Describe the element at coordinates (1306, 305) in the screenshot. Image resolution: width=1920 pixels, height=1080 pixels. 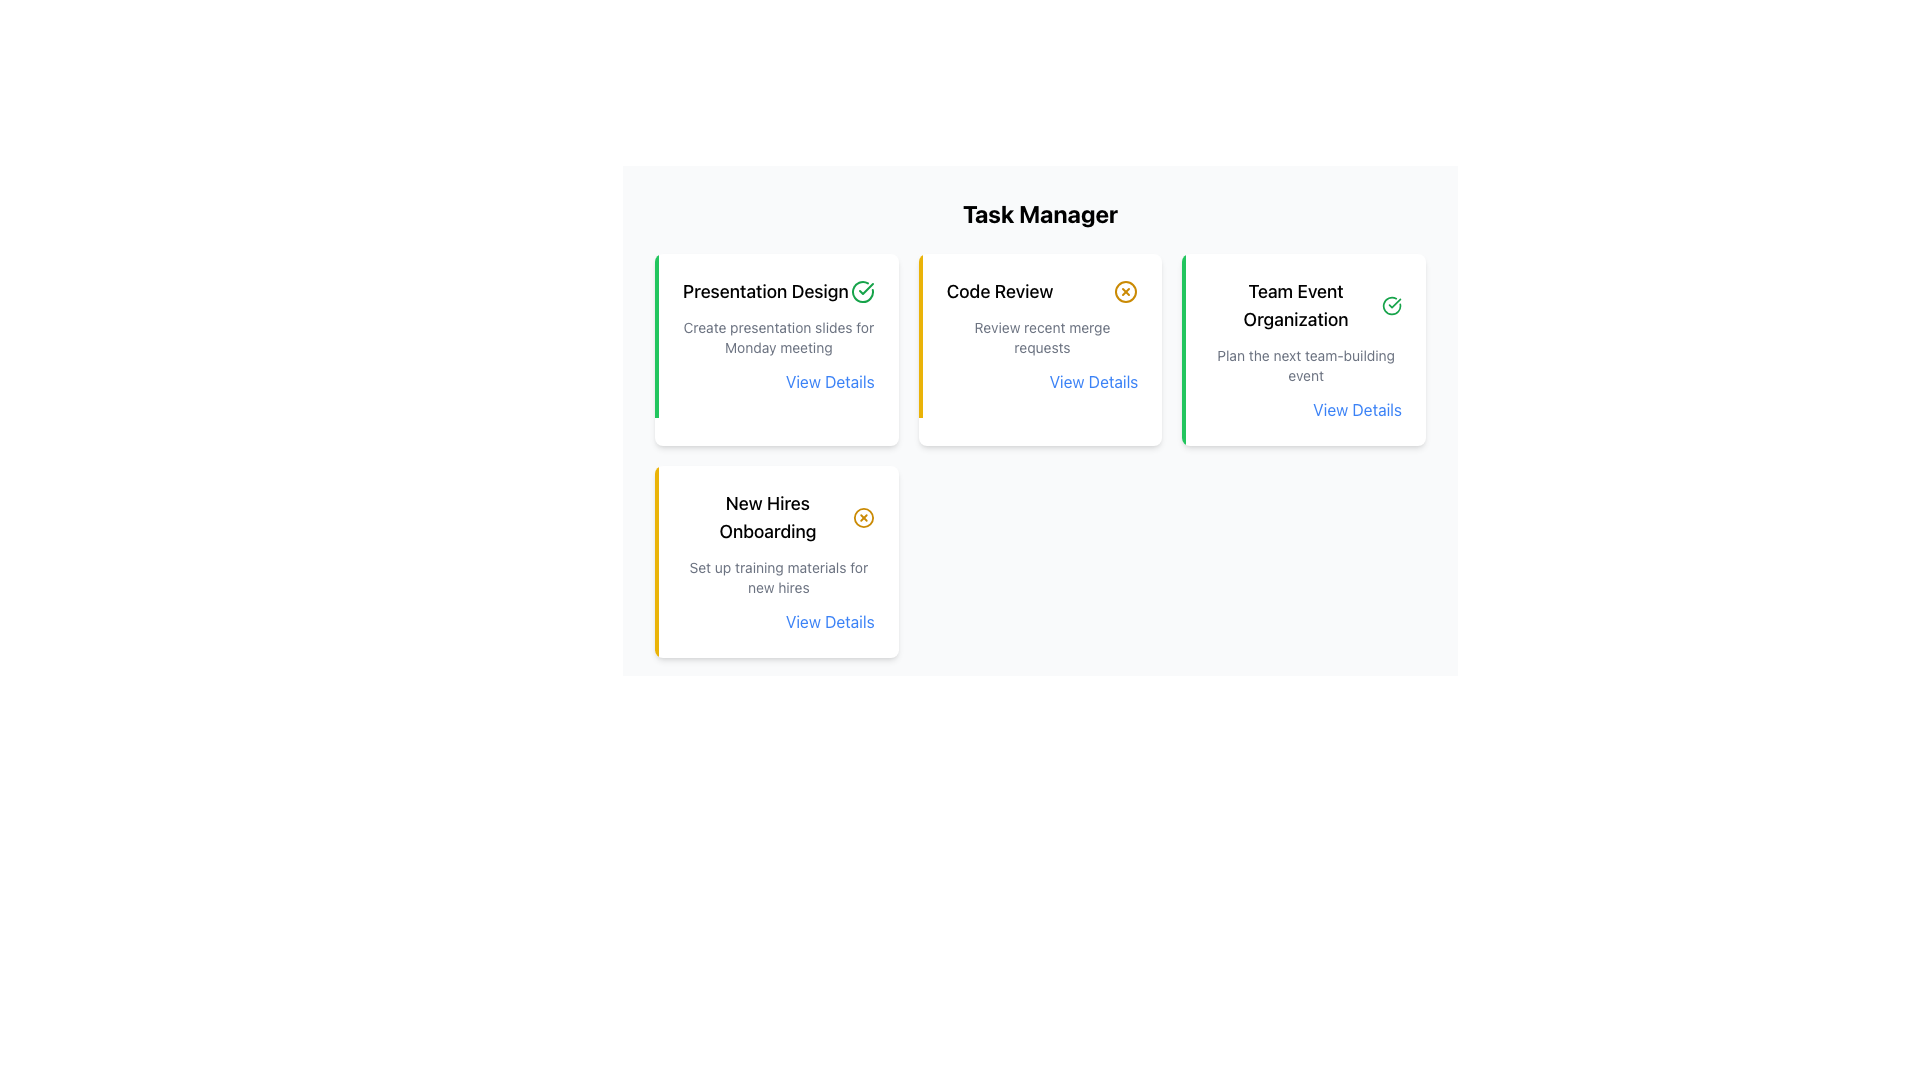
I see `title 'Team Event Organization' which is prominently displayed in bold font with a green checkmark icon to its right, located in the top-right section of the card in the Task Manager interface` at that location.